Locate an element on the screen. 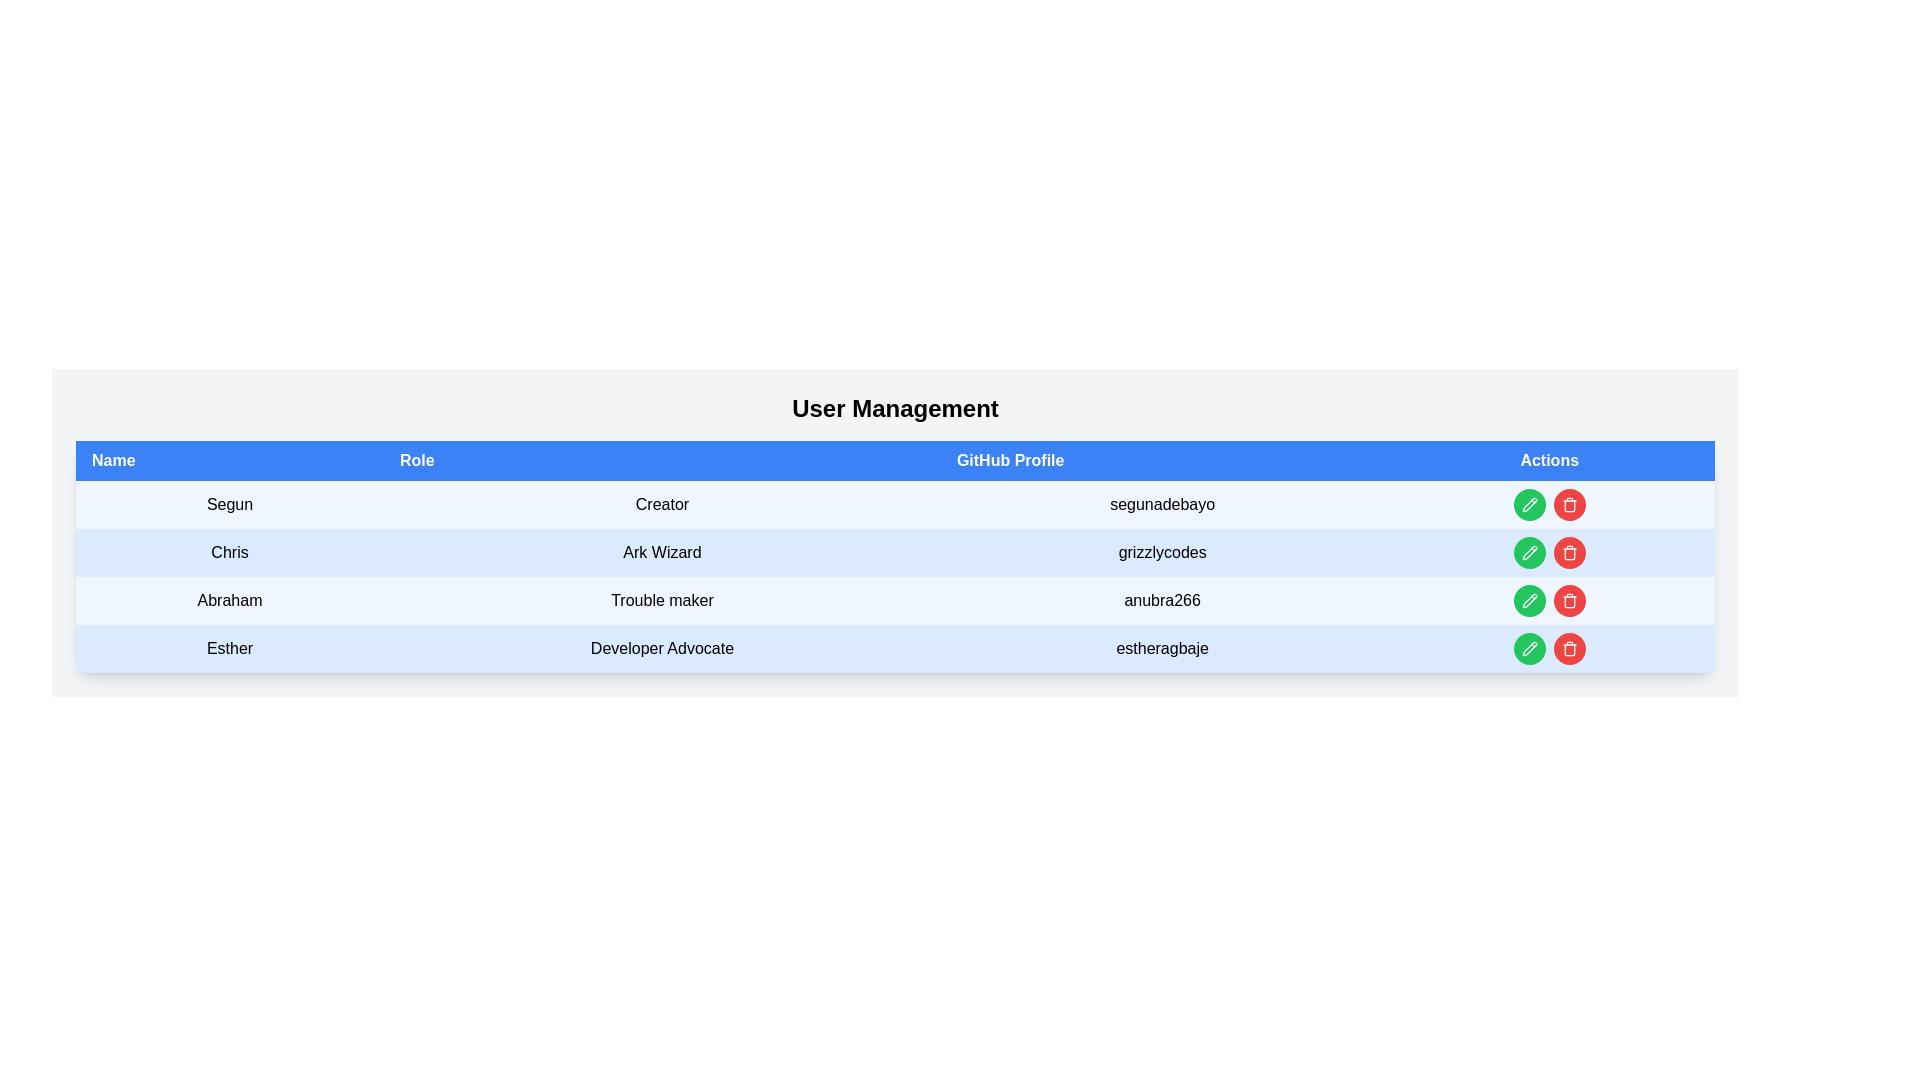 The image size is (1920, 1080). the text label displaying a name in the first cell of the second row under the 'Name' header for selection is located at coordinates (230, 552).